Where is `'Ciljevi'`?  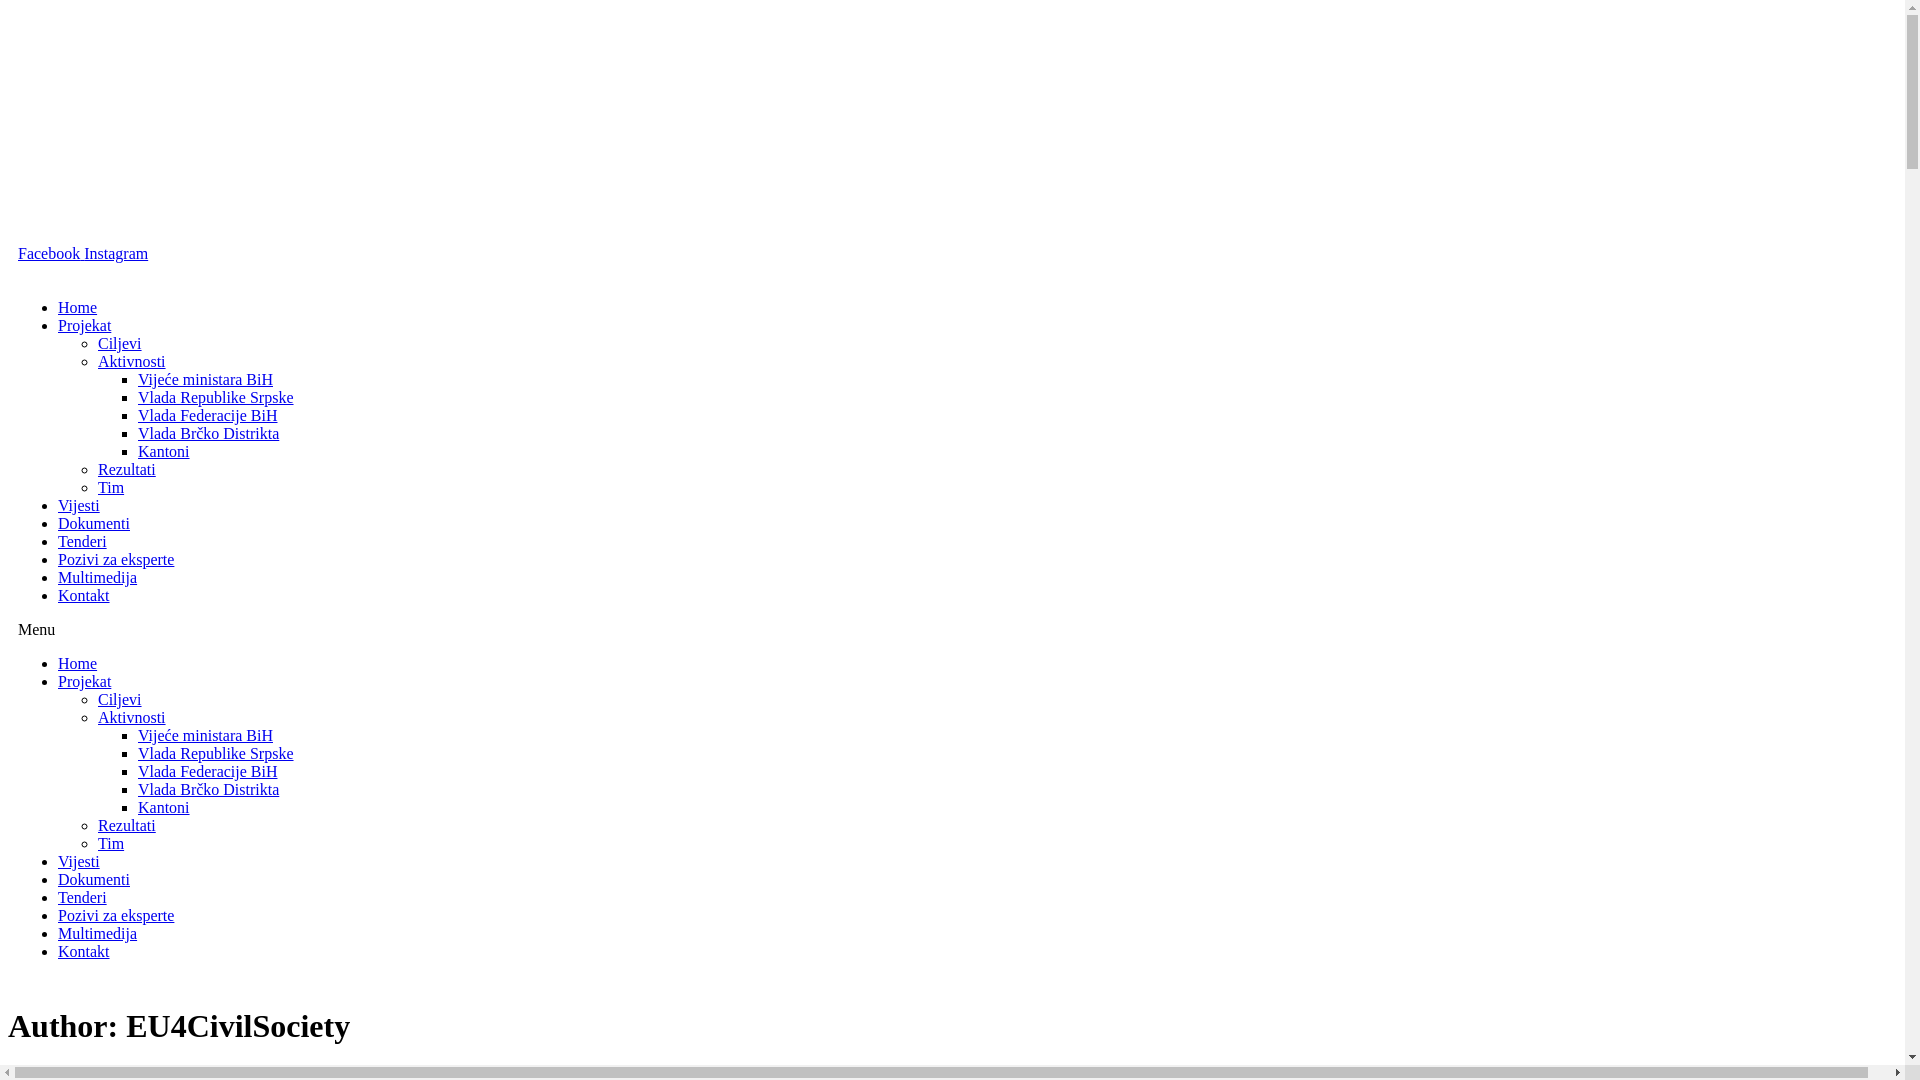 'Ciljevi' is located at coordinates (96, 698).